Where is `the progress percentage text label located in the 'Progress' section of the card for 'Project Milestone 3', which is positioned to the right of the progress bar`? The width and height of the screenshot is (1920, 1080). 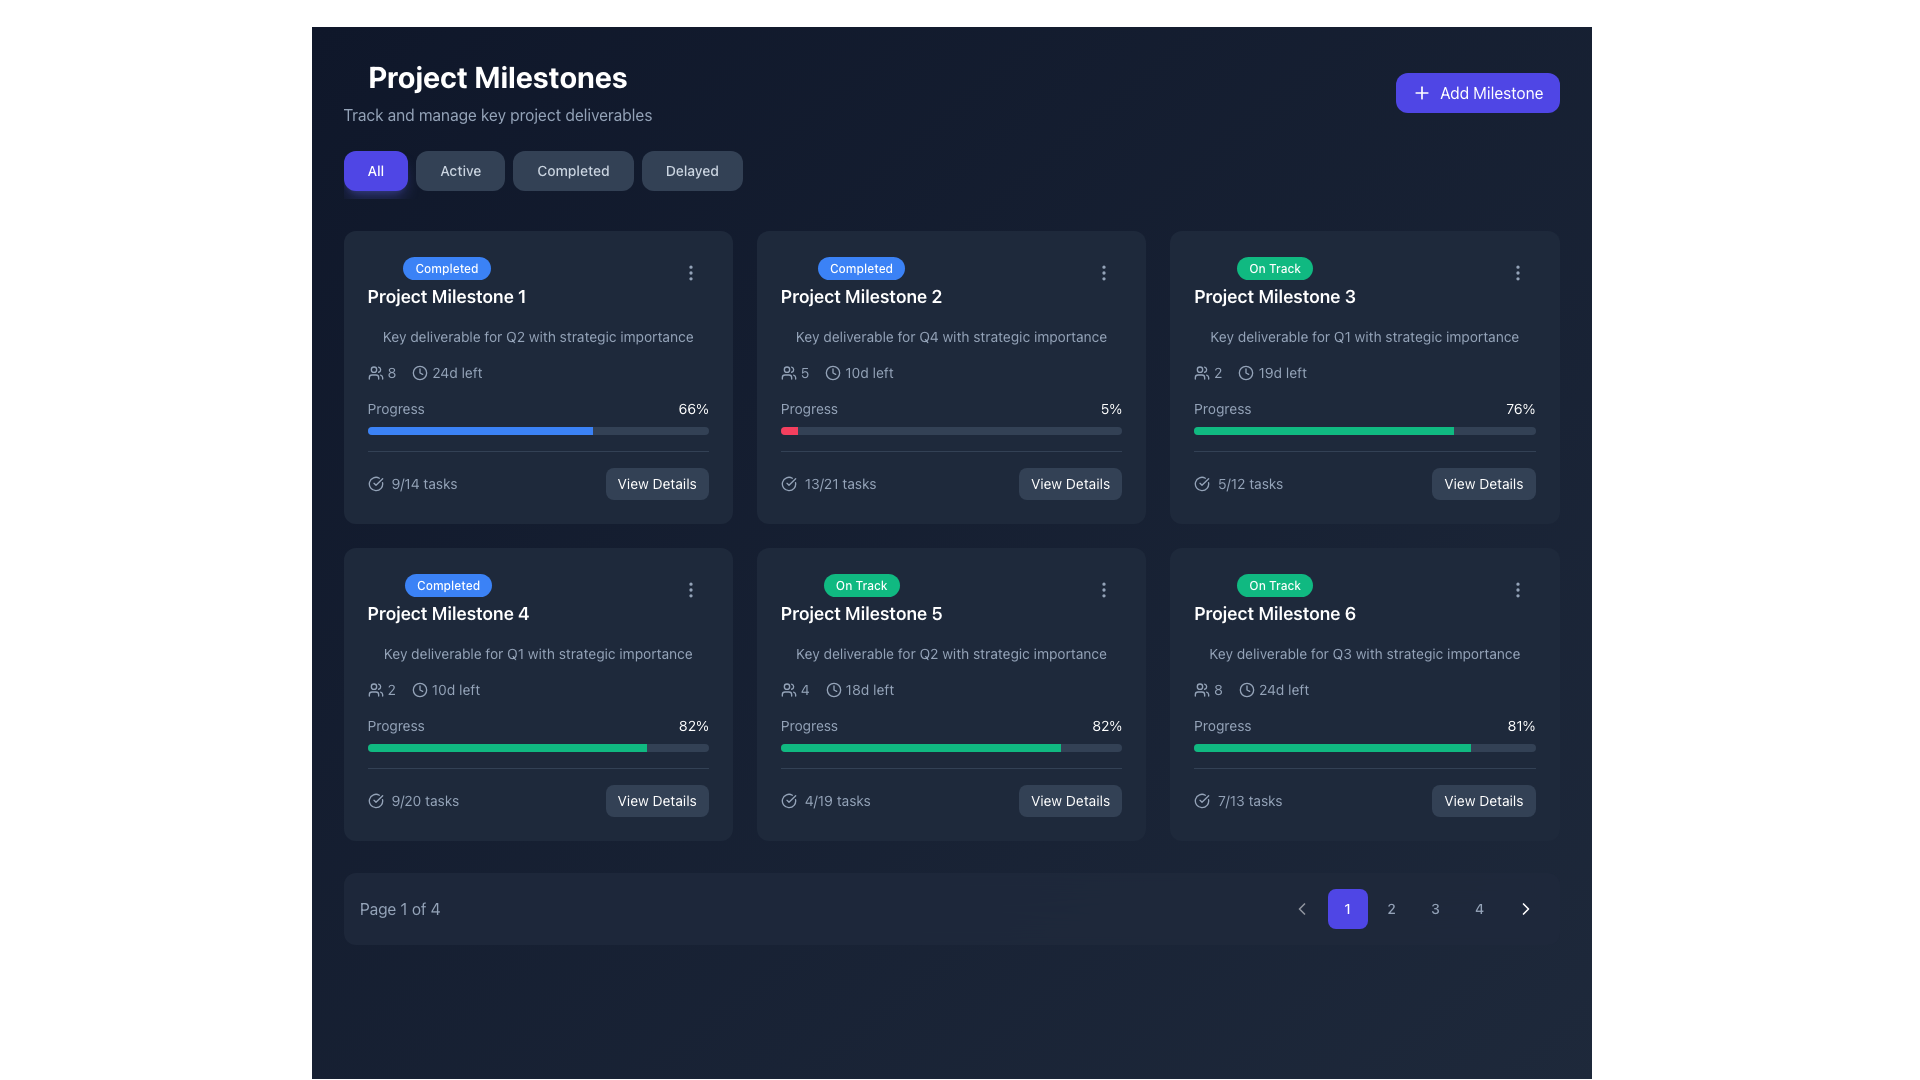 the progress percentage text label located in the 'Progress' section of the card for 'Project Milestone 3', which is positioned to the right of the progress bar is located at coordinates (1520, 407).